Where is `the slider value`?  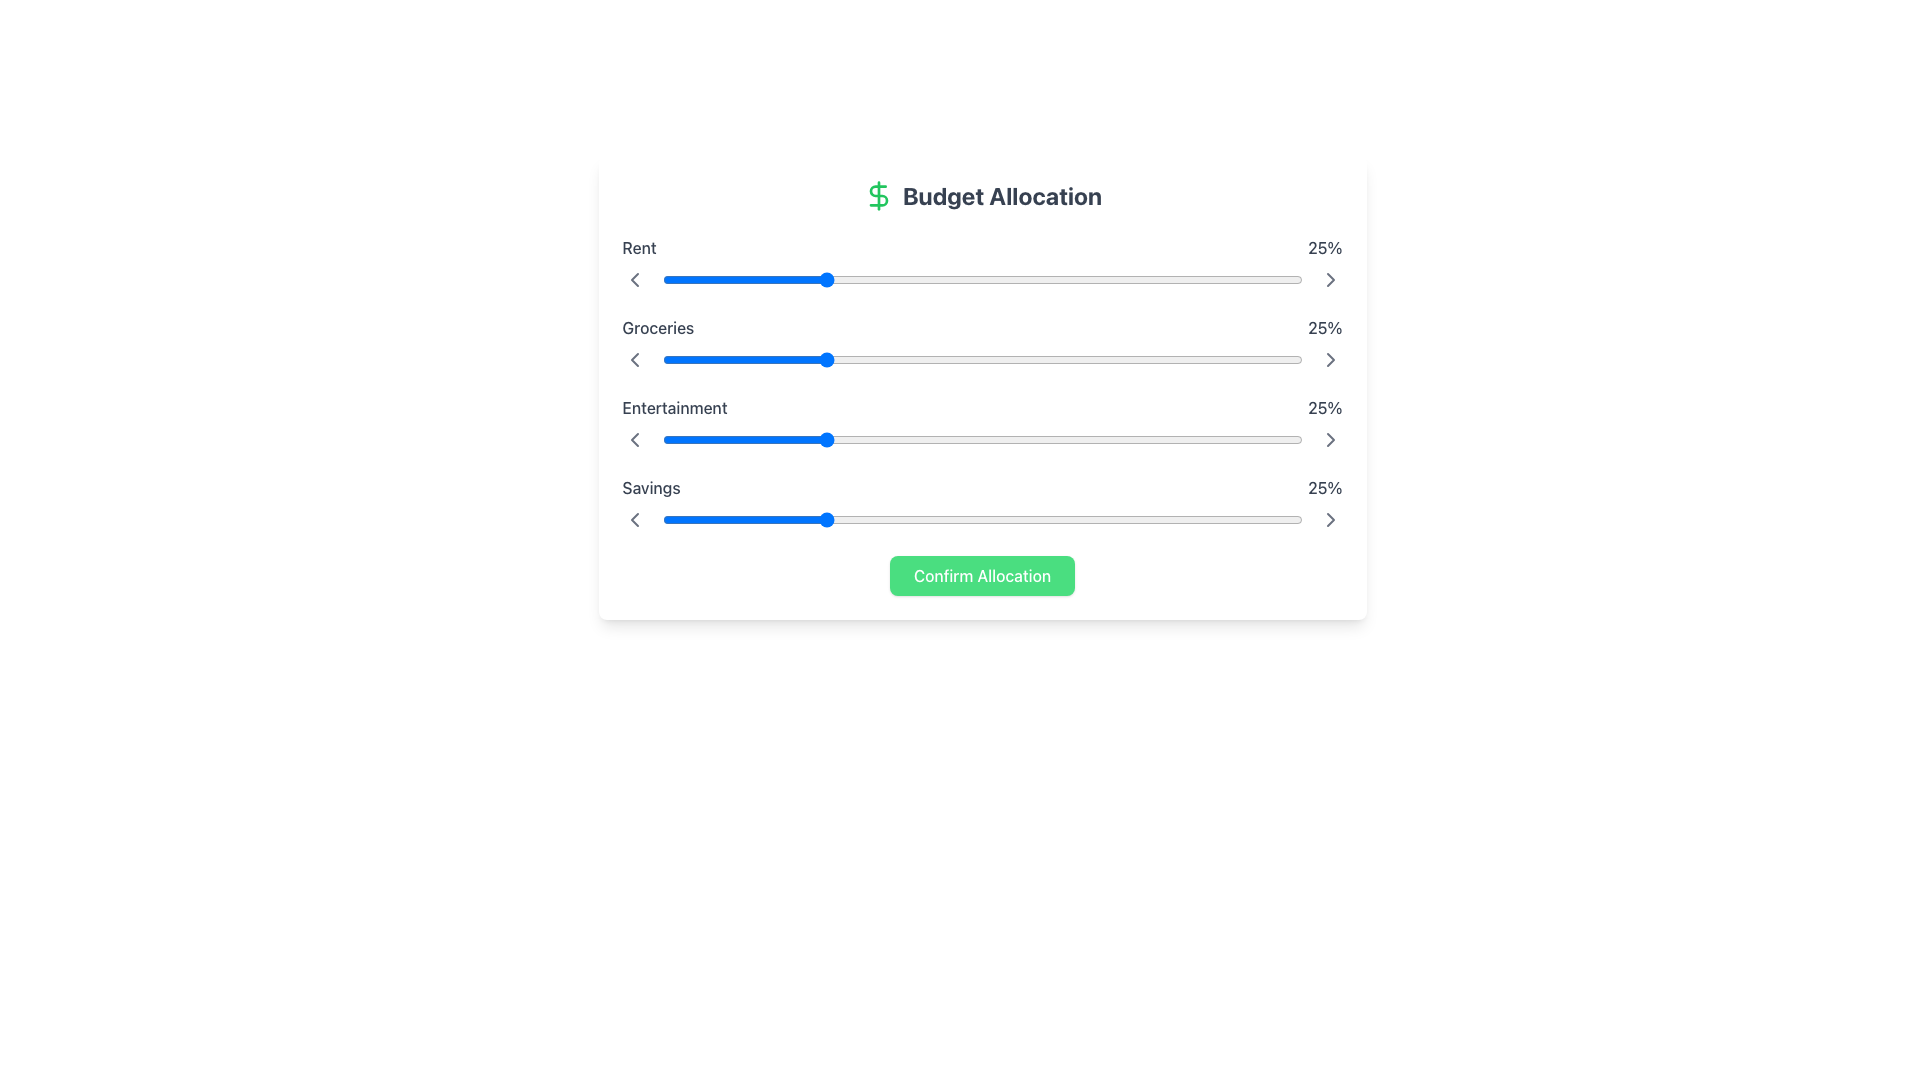 the slider value is located at coordinates (891, 438).